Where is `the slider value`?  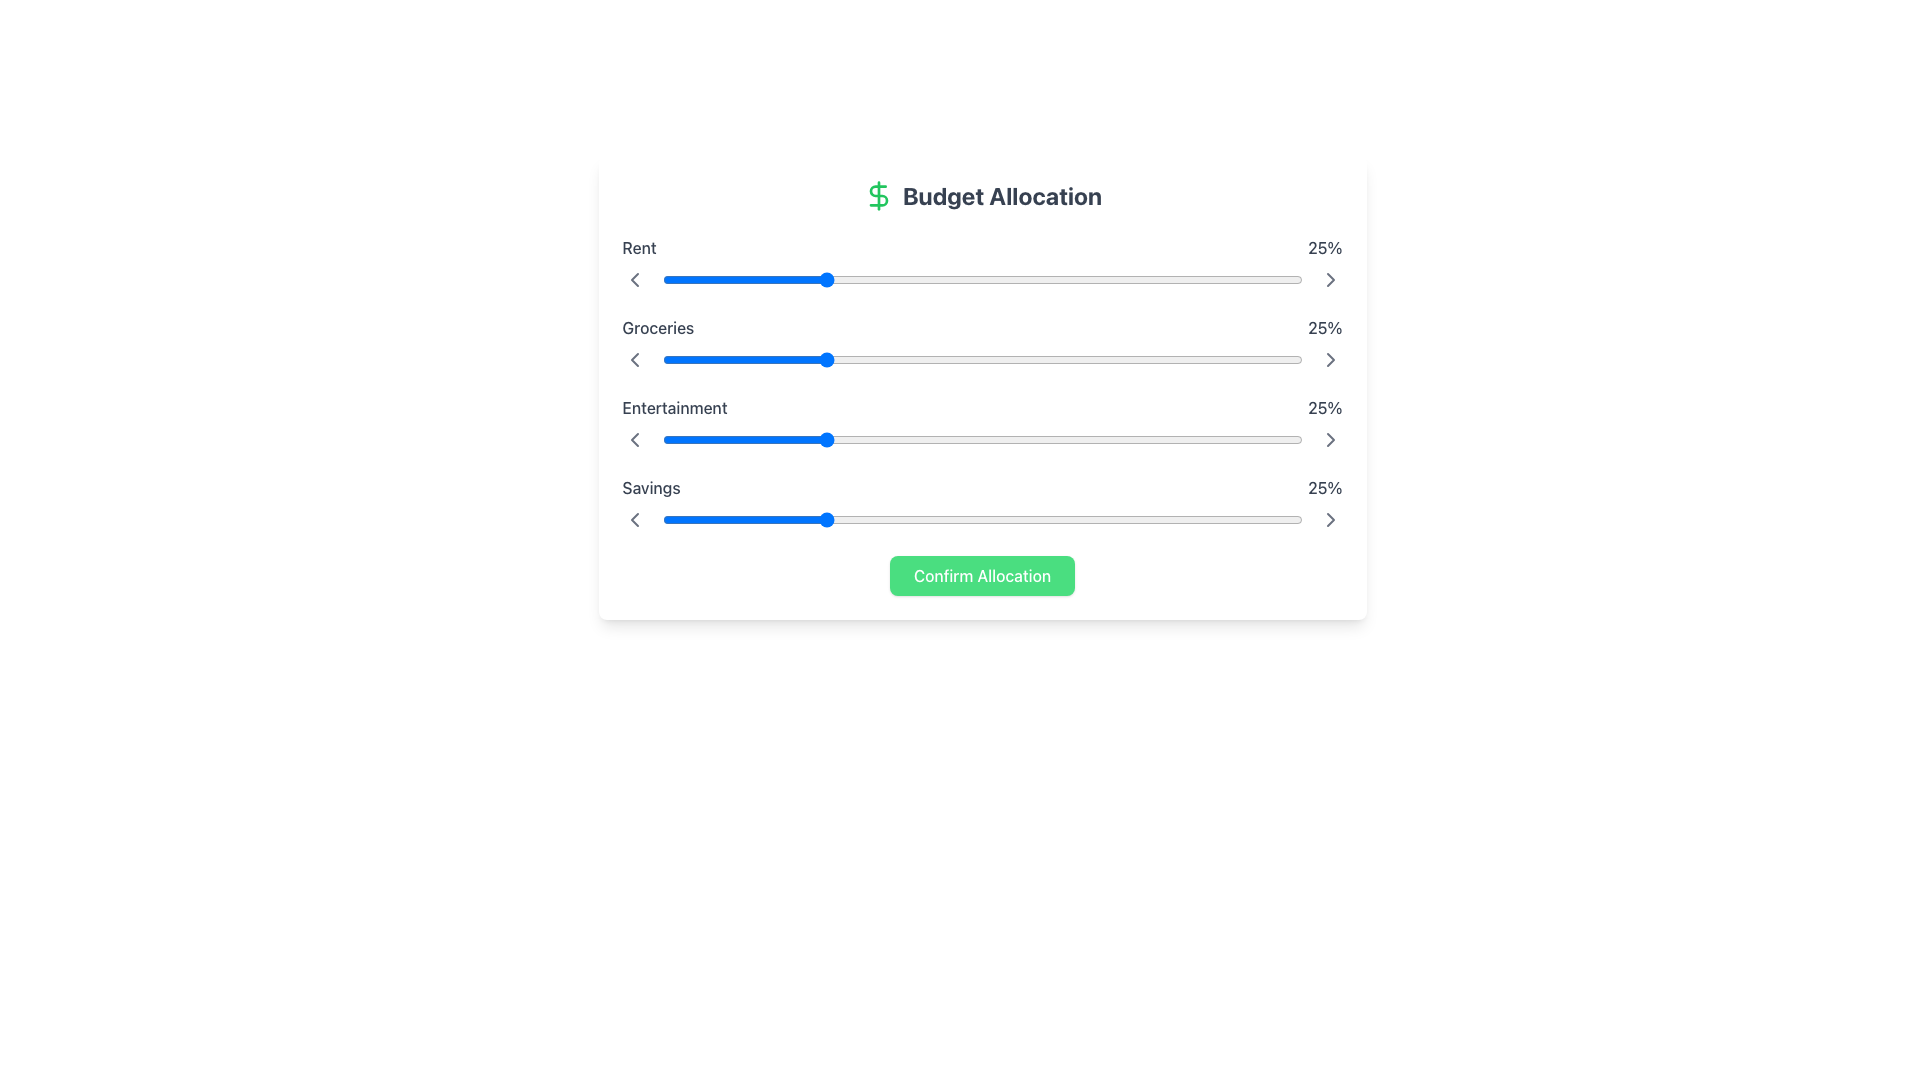 the slider value is located at coordinates (891, 438).